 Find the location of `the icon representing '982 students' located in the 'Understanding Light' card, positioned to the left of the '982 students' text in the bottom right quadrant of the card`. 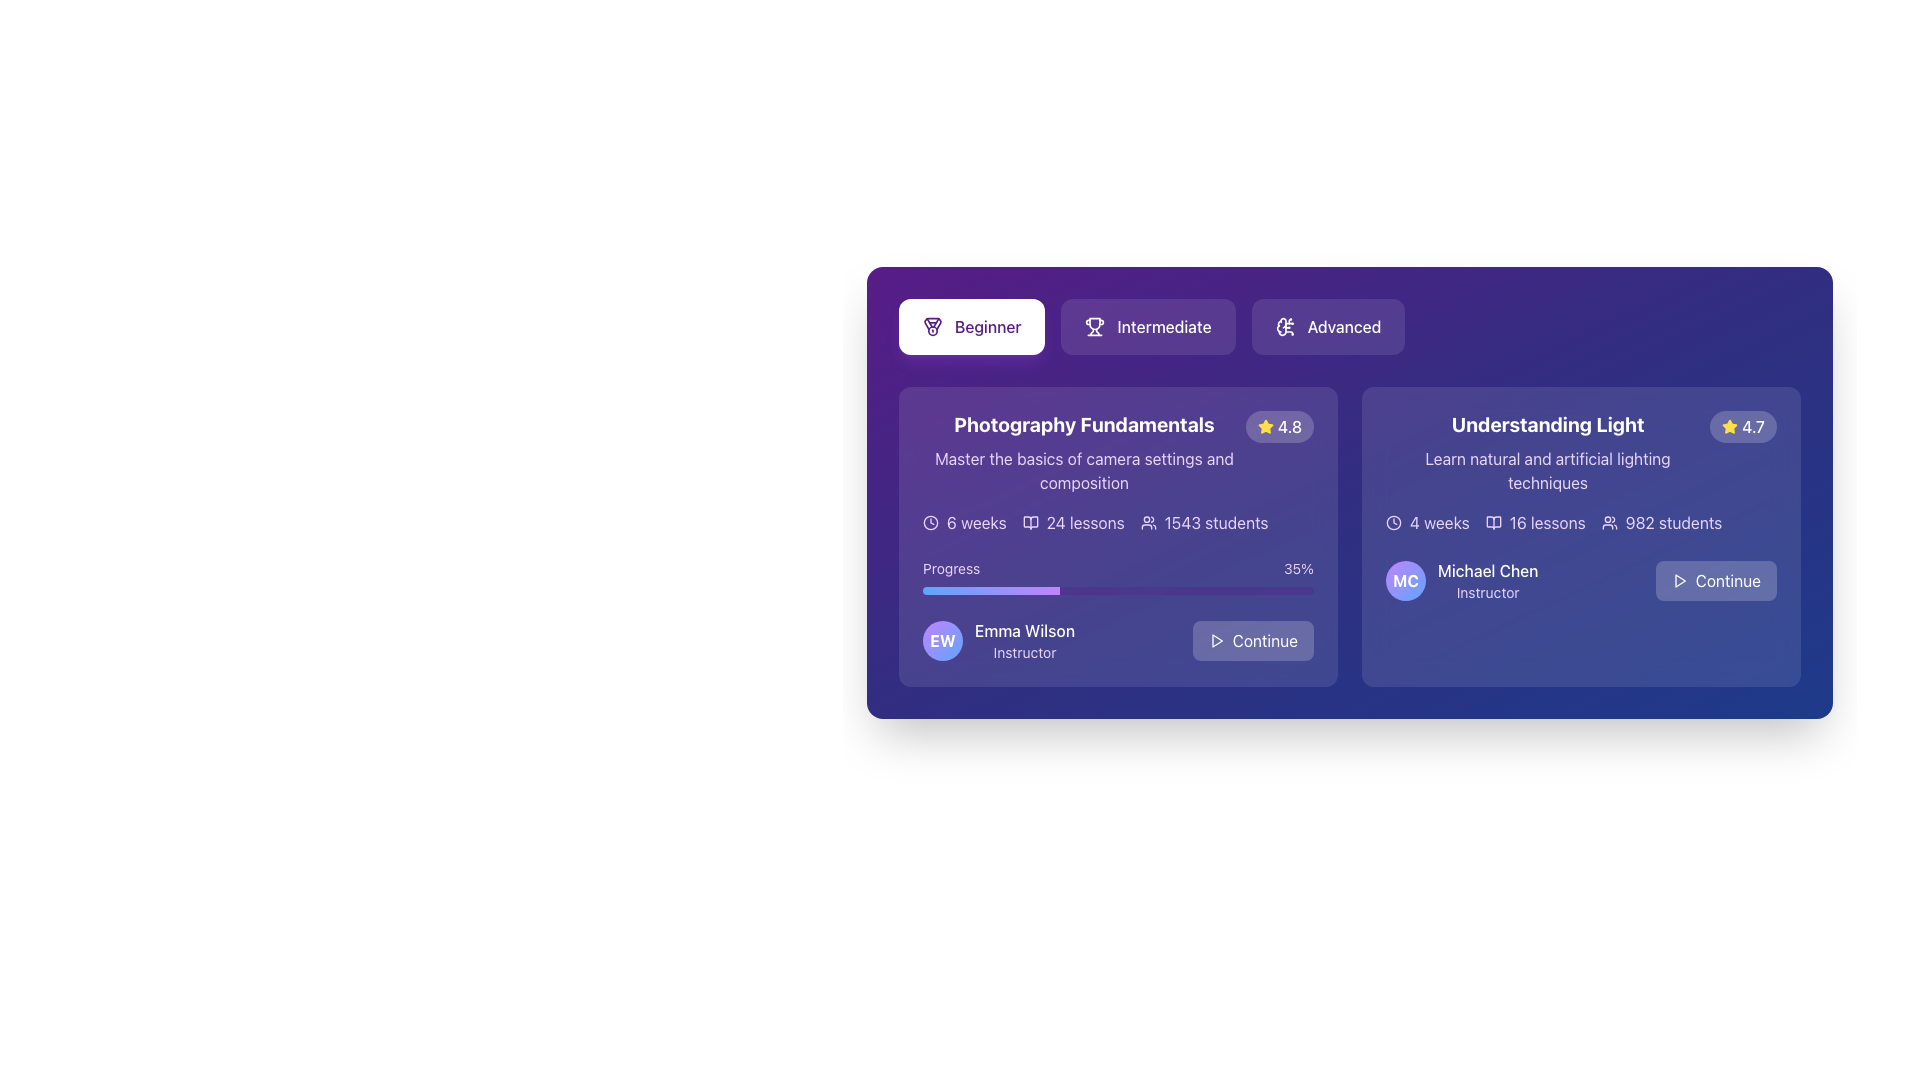

the icon representing '982 students' located in the 'Understanding Light' card, positioned to the left of the '982 students' text in the bottom right quadrant of the card is located at coordinates (1609, 522).